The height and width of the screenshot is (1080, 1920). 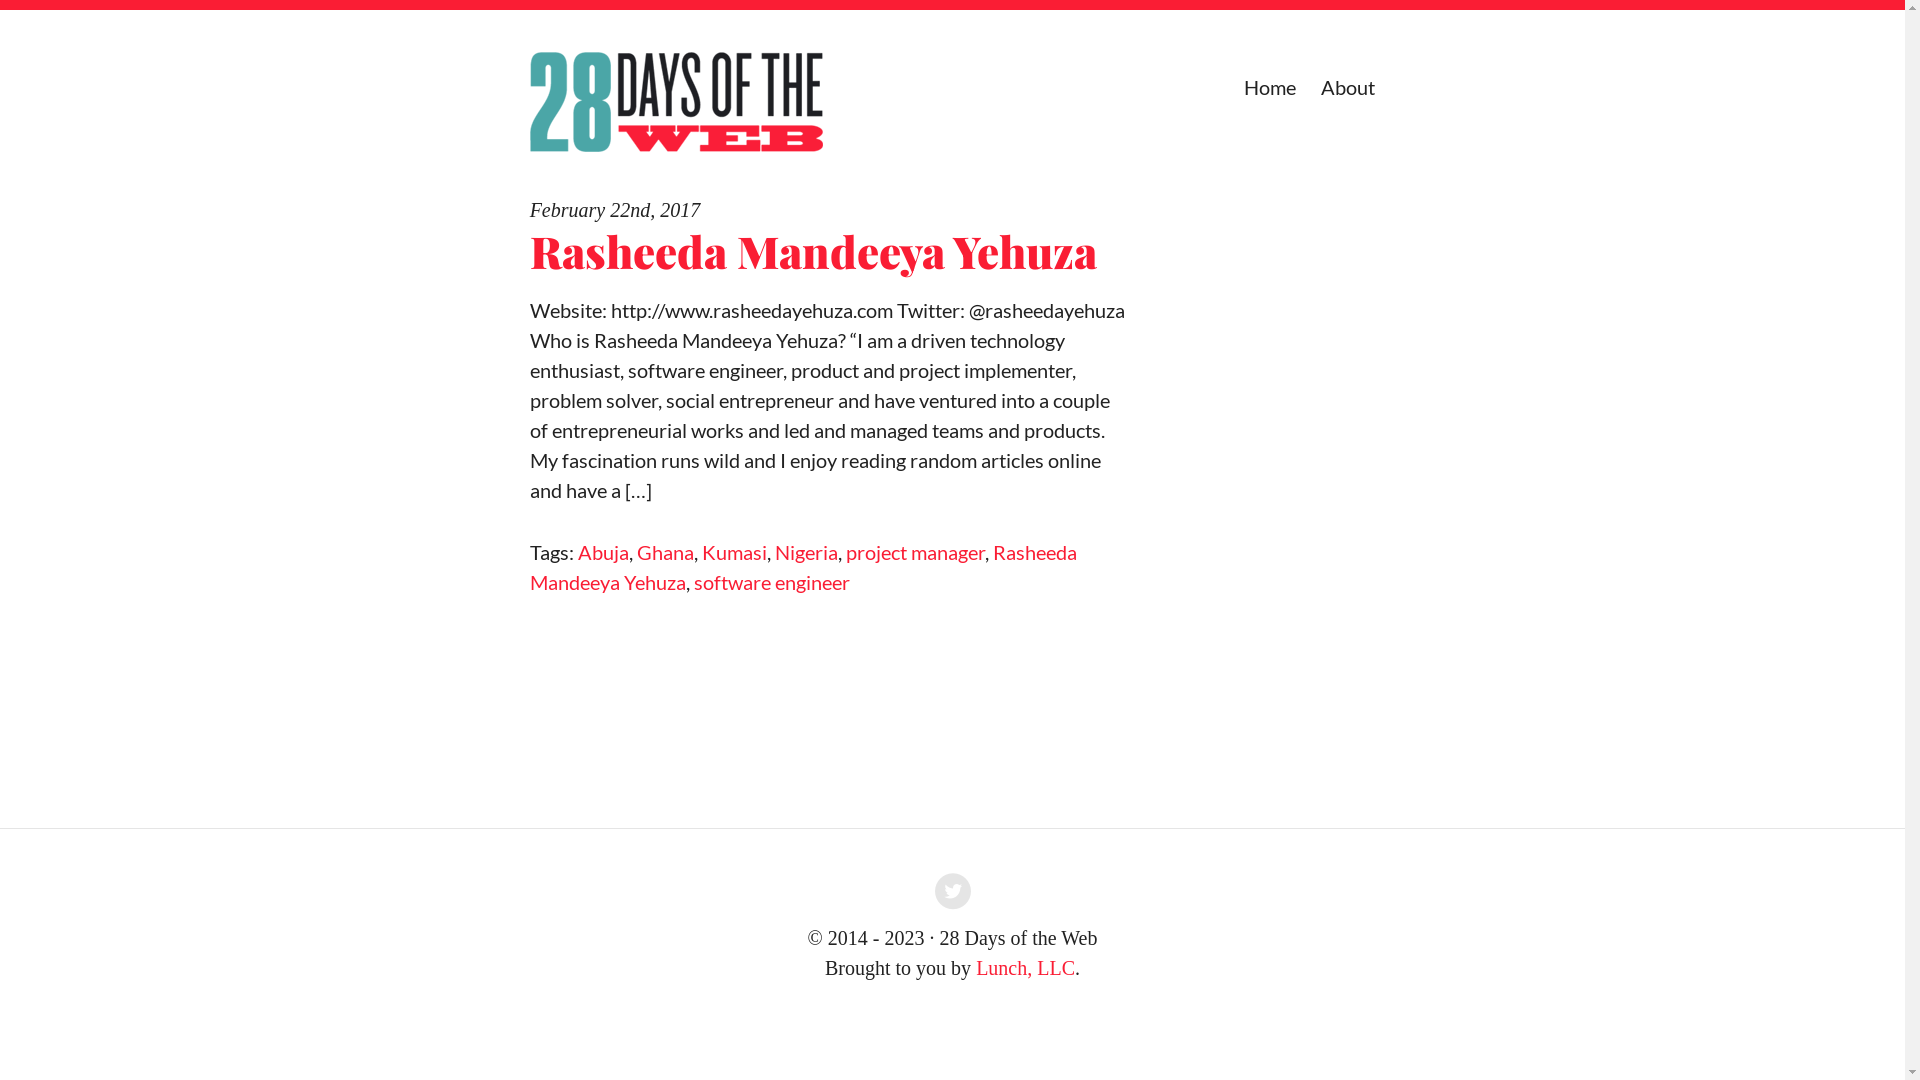 What do you see at coordinates (602, 551) in the screenshot?
I see `'Abuja'` at bounding box center [602, 551].